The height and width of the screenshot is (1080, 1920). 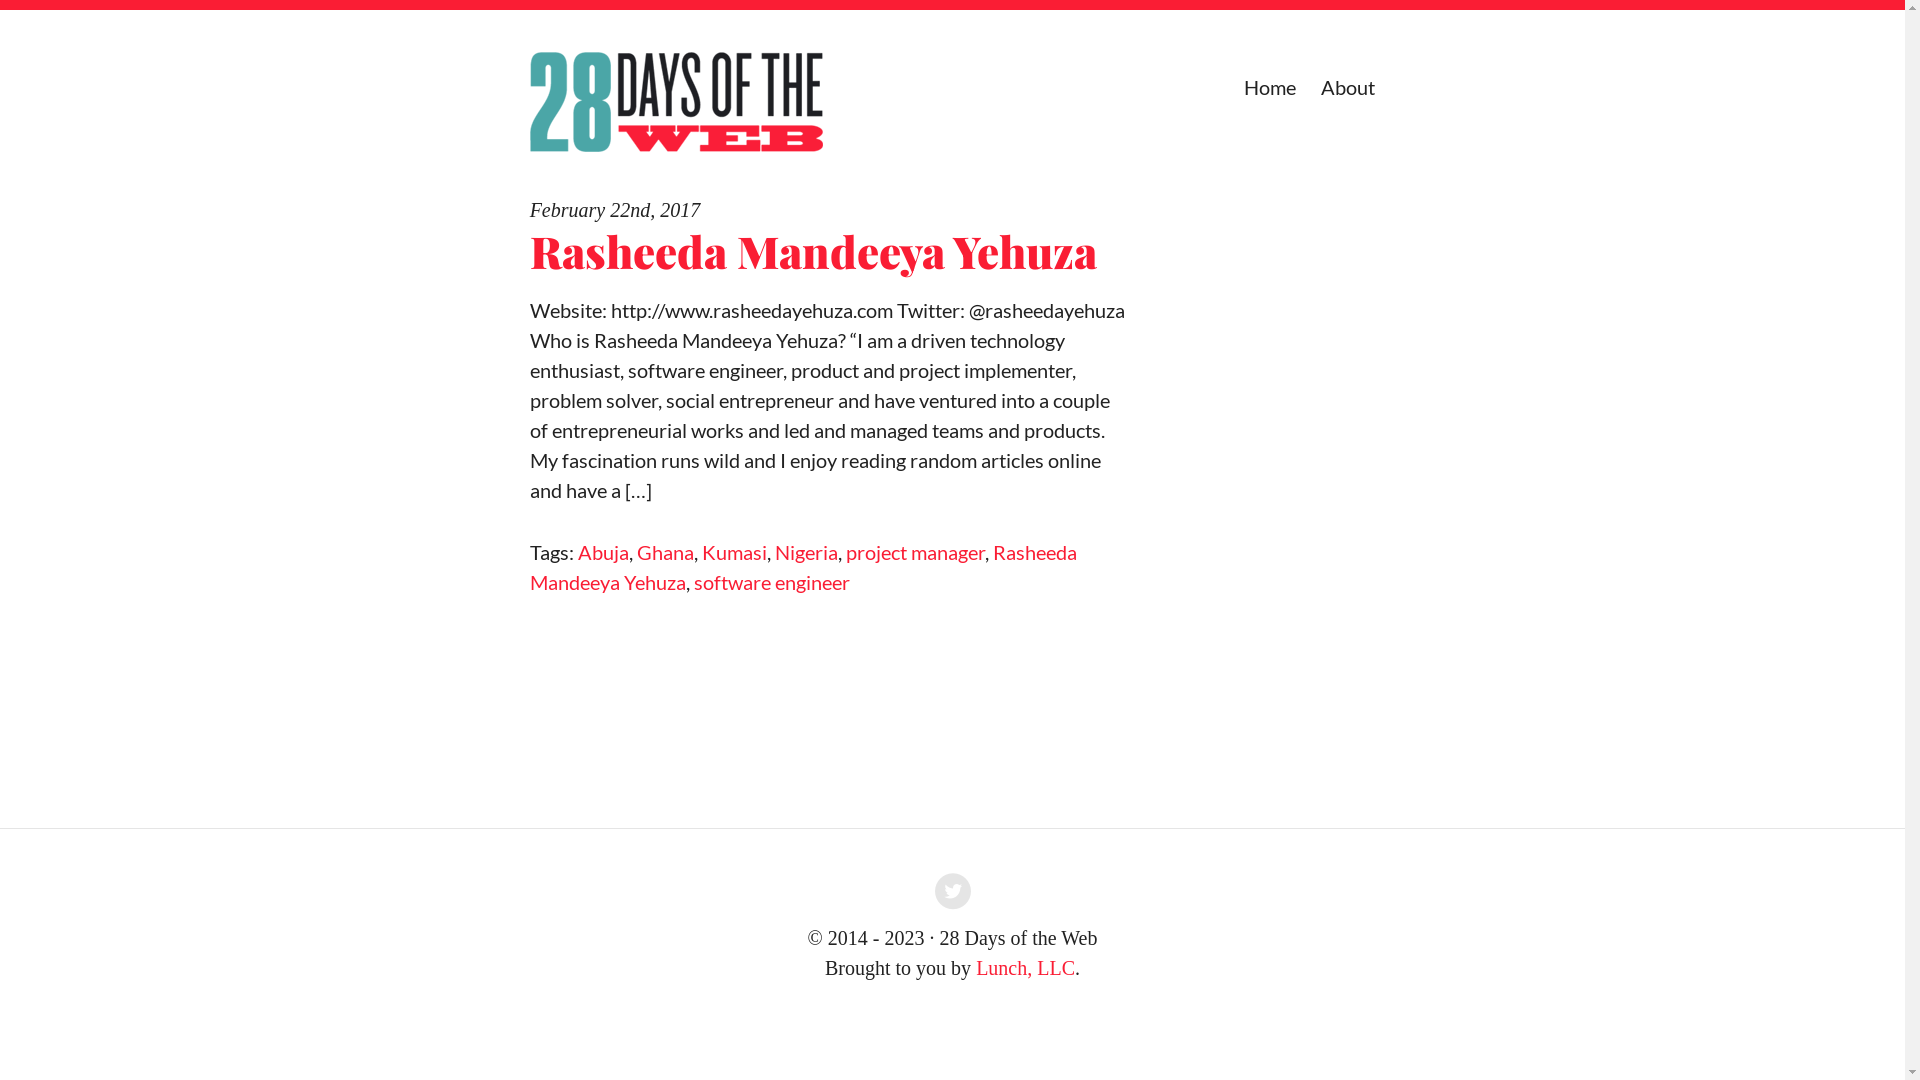 What do you see at coordinates (602, 551) in the screenshot?
I see `'Abuja'` at bounding box center [602, 551].